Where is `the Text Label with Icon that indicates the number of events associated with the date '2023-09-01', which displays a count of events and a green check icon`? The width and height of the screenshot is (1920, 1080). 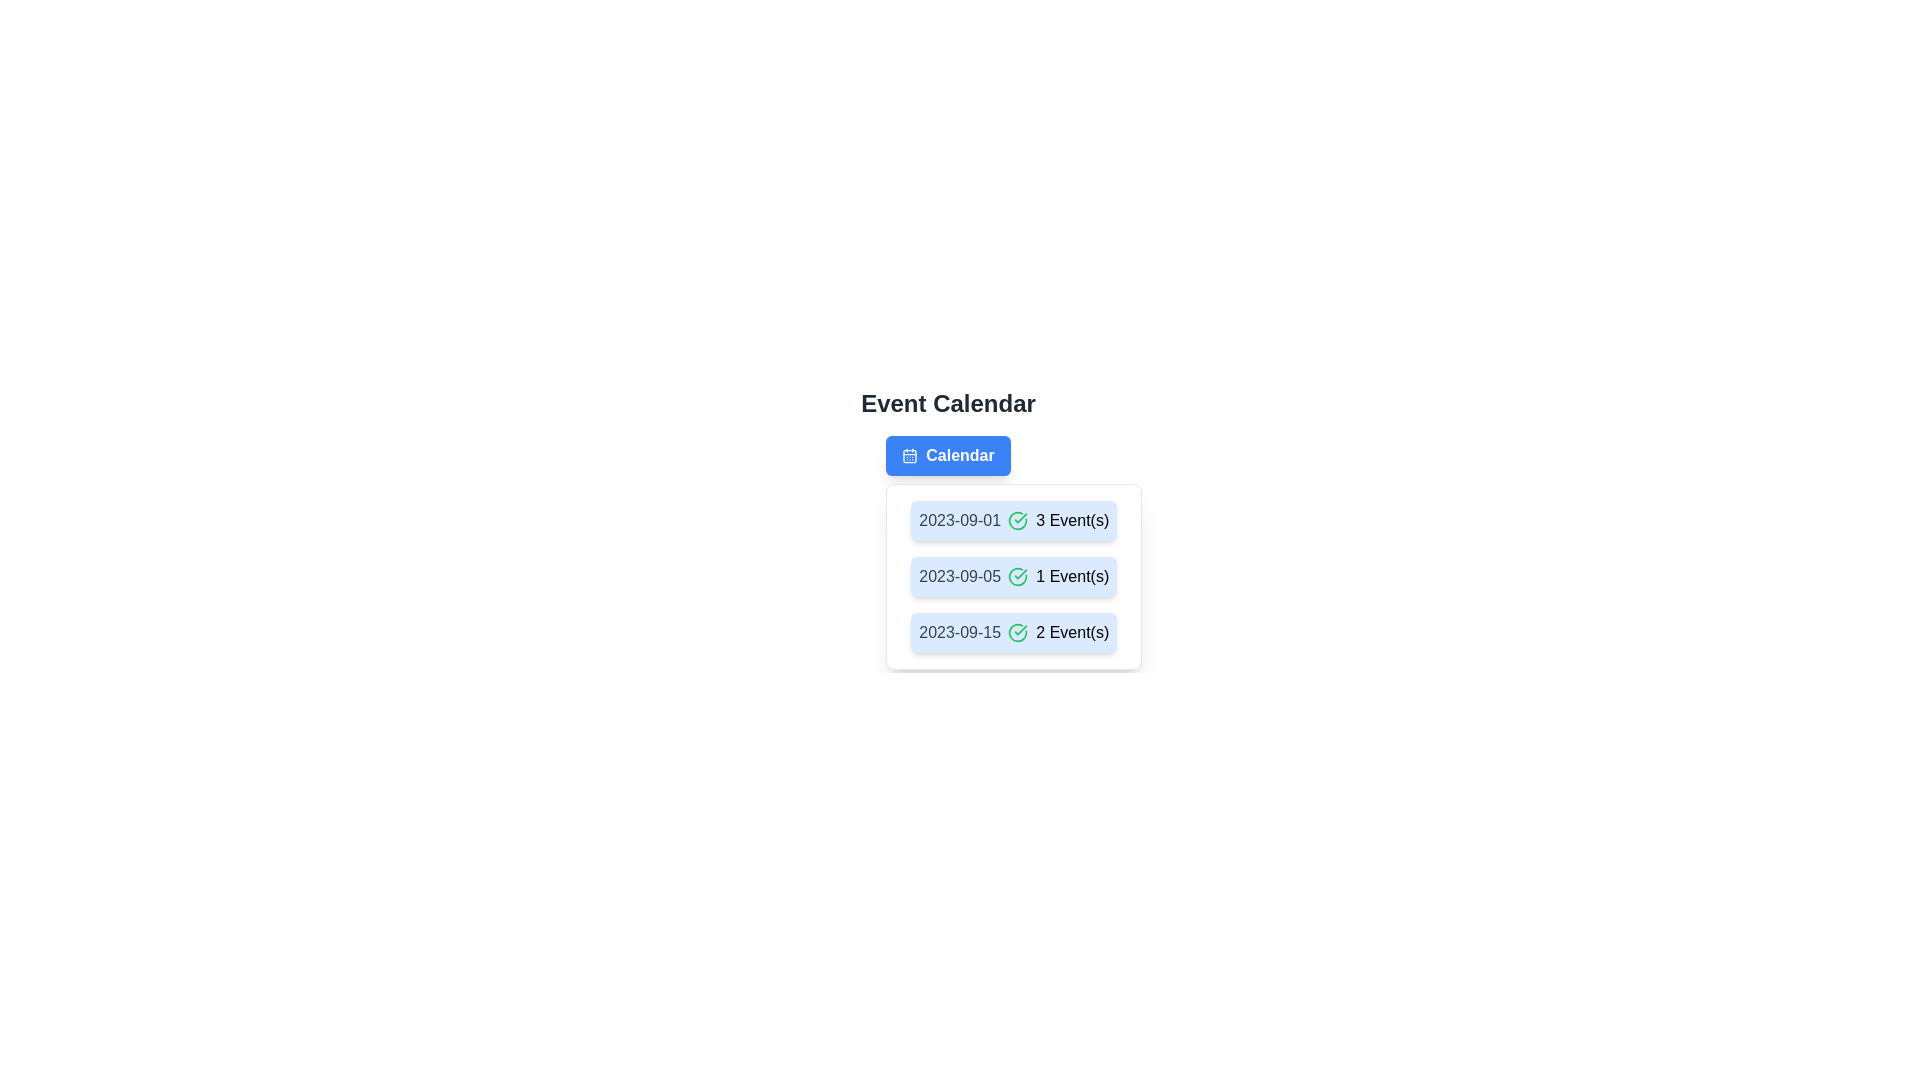
the Text Label with Icon that indicates the number of events associated with the date '2023-09-01', which displays a count of events and a green check icon is located at coordinates (1057, 519).